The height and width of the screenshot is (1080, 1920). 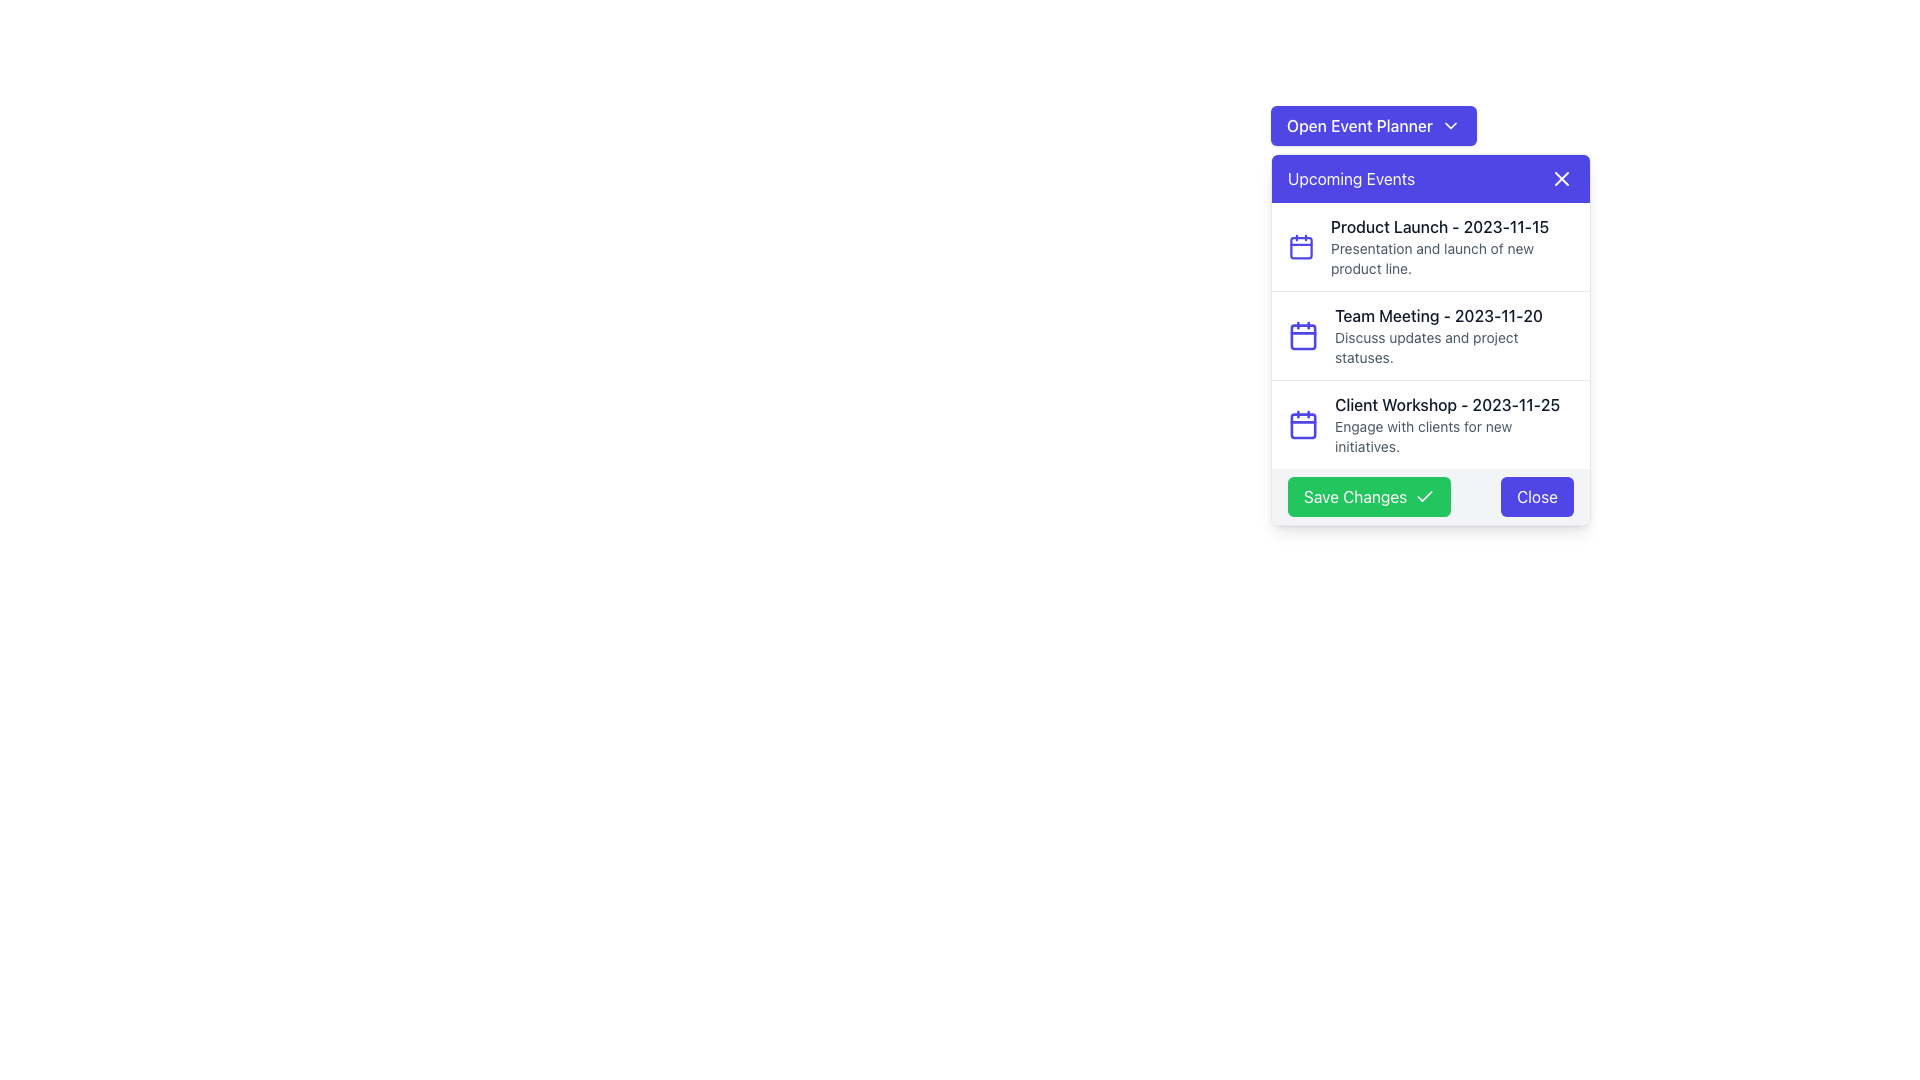 I want to click on the 'Close' button, which is a rectangular button with a purple background and white text, located at the bottom-right corner of the modal dialog, so click(x=1536, y=496).